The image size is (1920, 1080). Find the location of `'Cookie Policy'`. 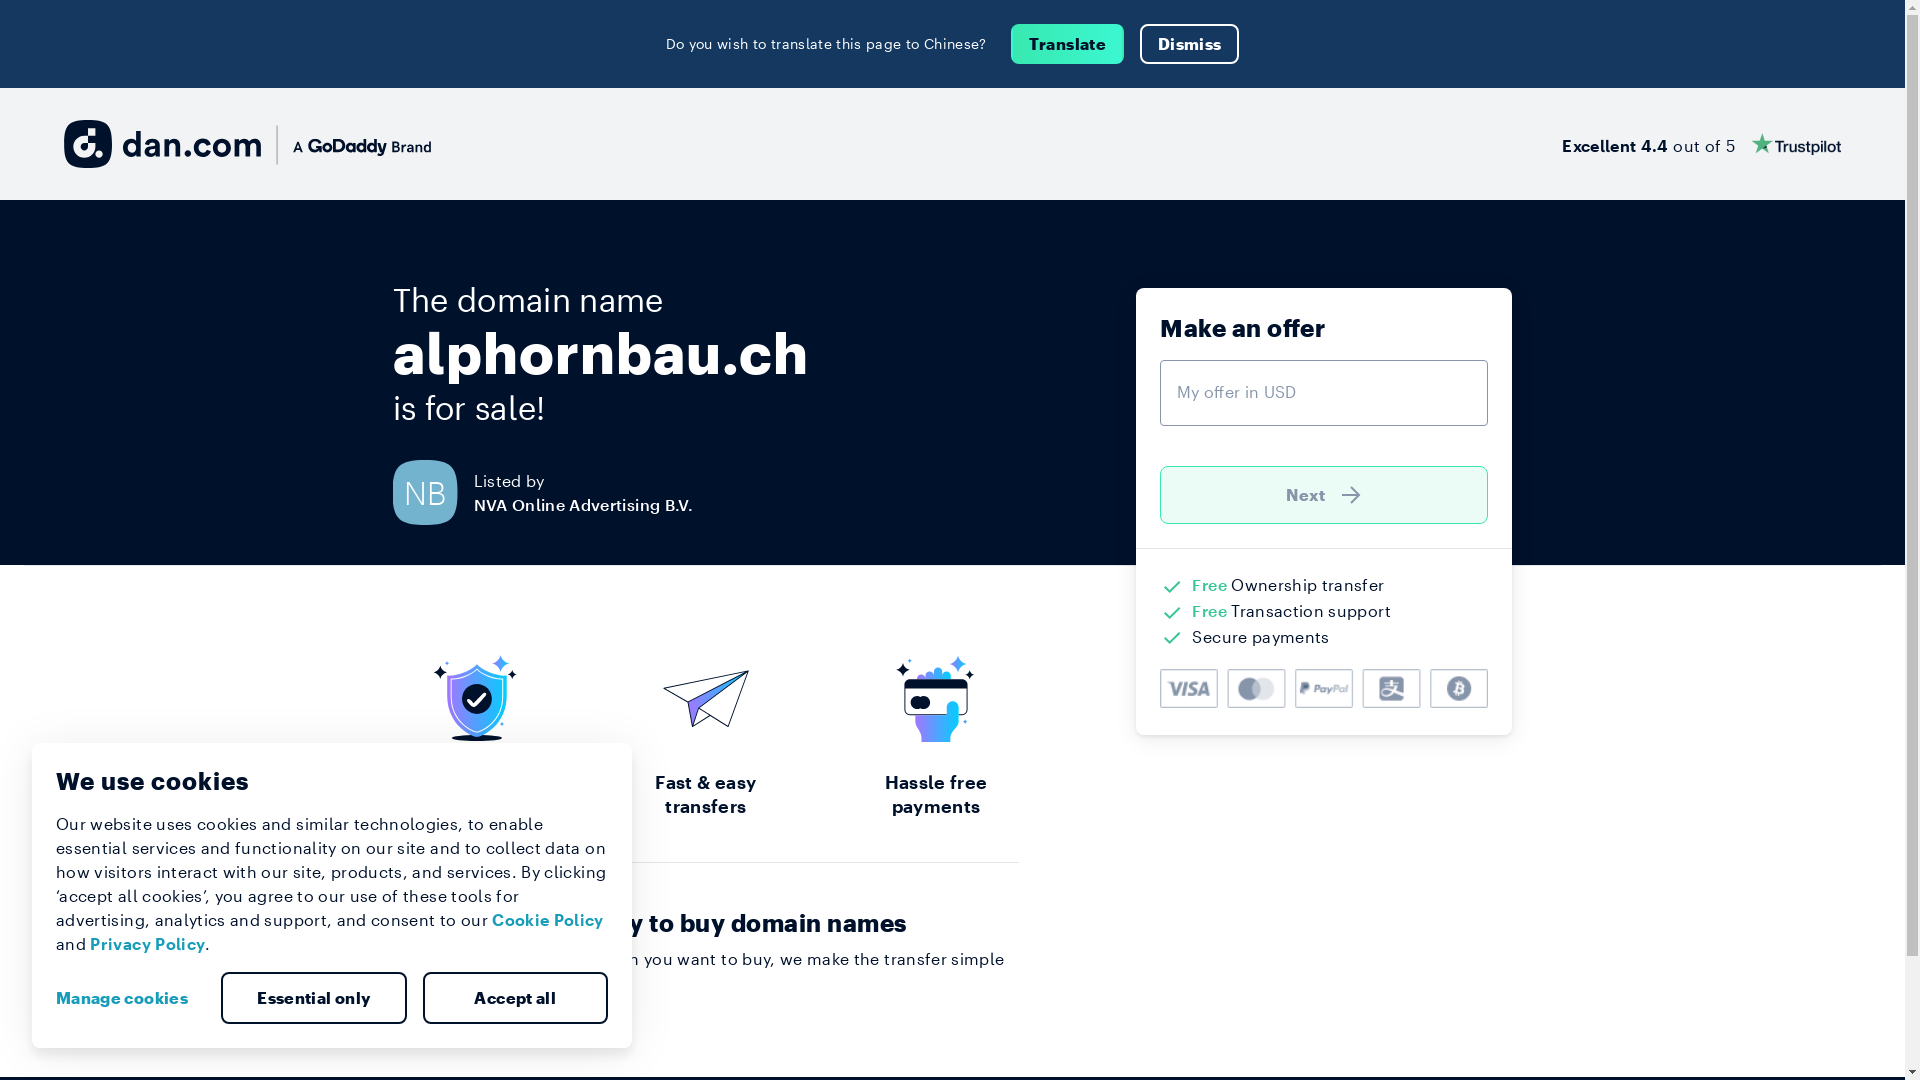

'Cookie Policy' is located at coordinates (491, 919).